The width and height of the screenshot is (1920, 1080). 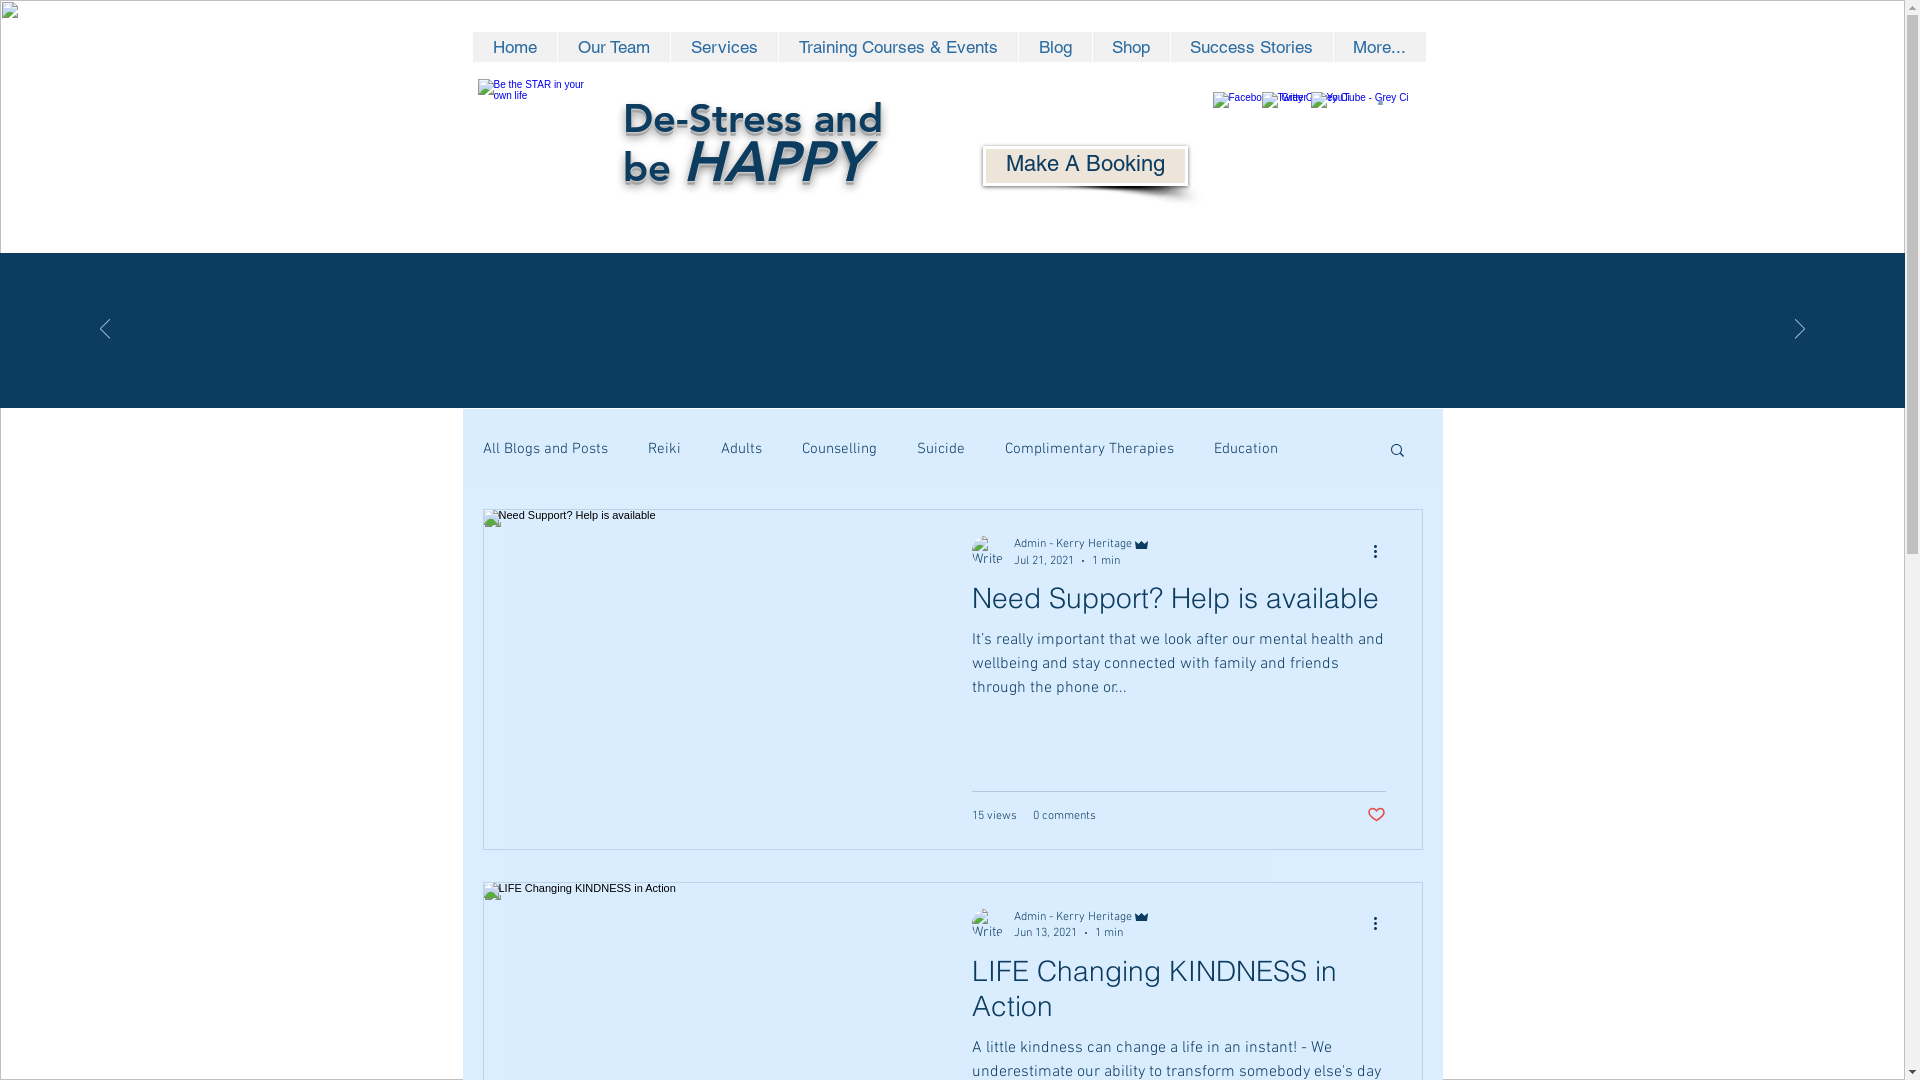 What do you see at coordinates (513, 45) in the screenshot?
I see `'Home'` at bounding box center [513, 45].